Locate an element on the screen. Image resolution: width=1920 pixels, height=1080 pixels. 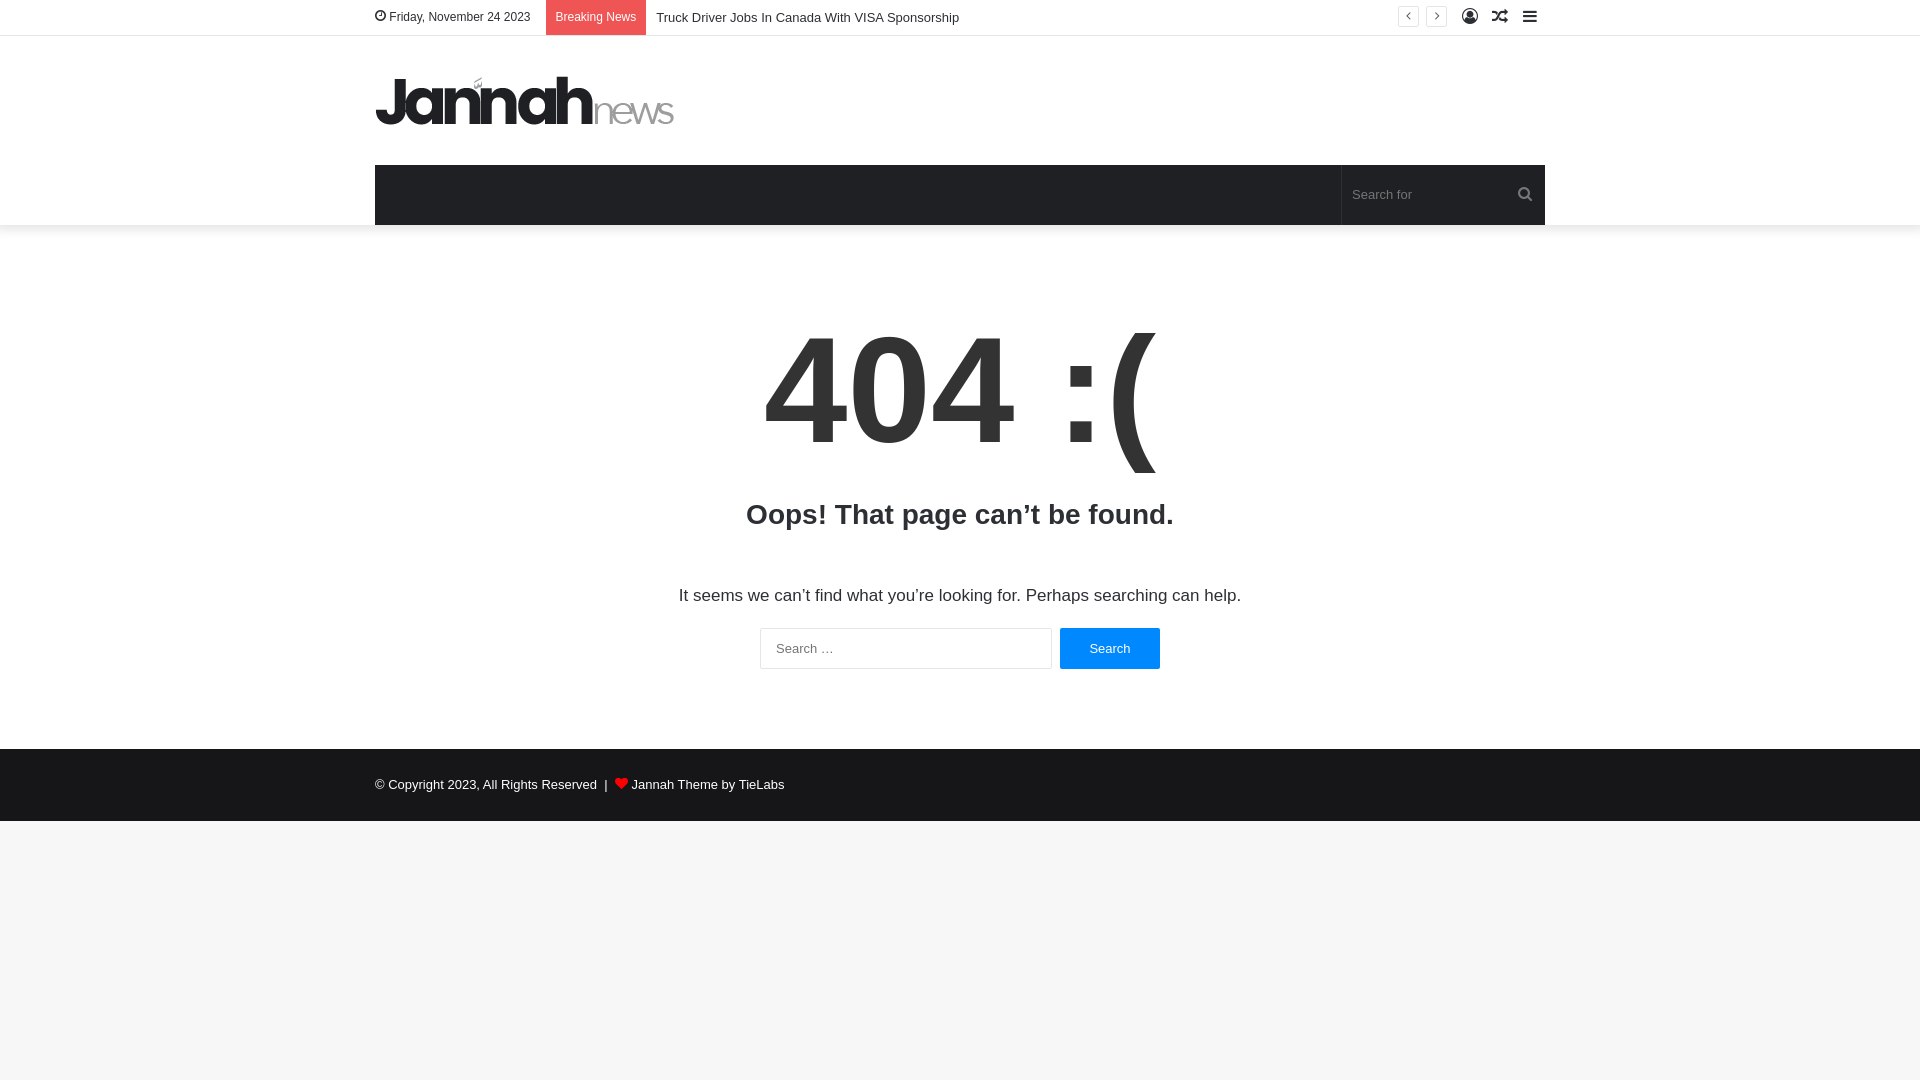
'Jannah Theme by TieLabs' is located at coordinates (707, 783).